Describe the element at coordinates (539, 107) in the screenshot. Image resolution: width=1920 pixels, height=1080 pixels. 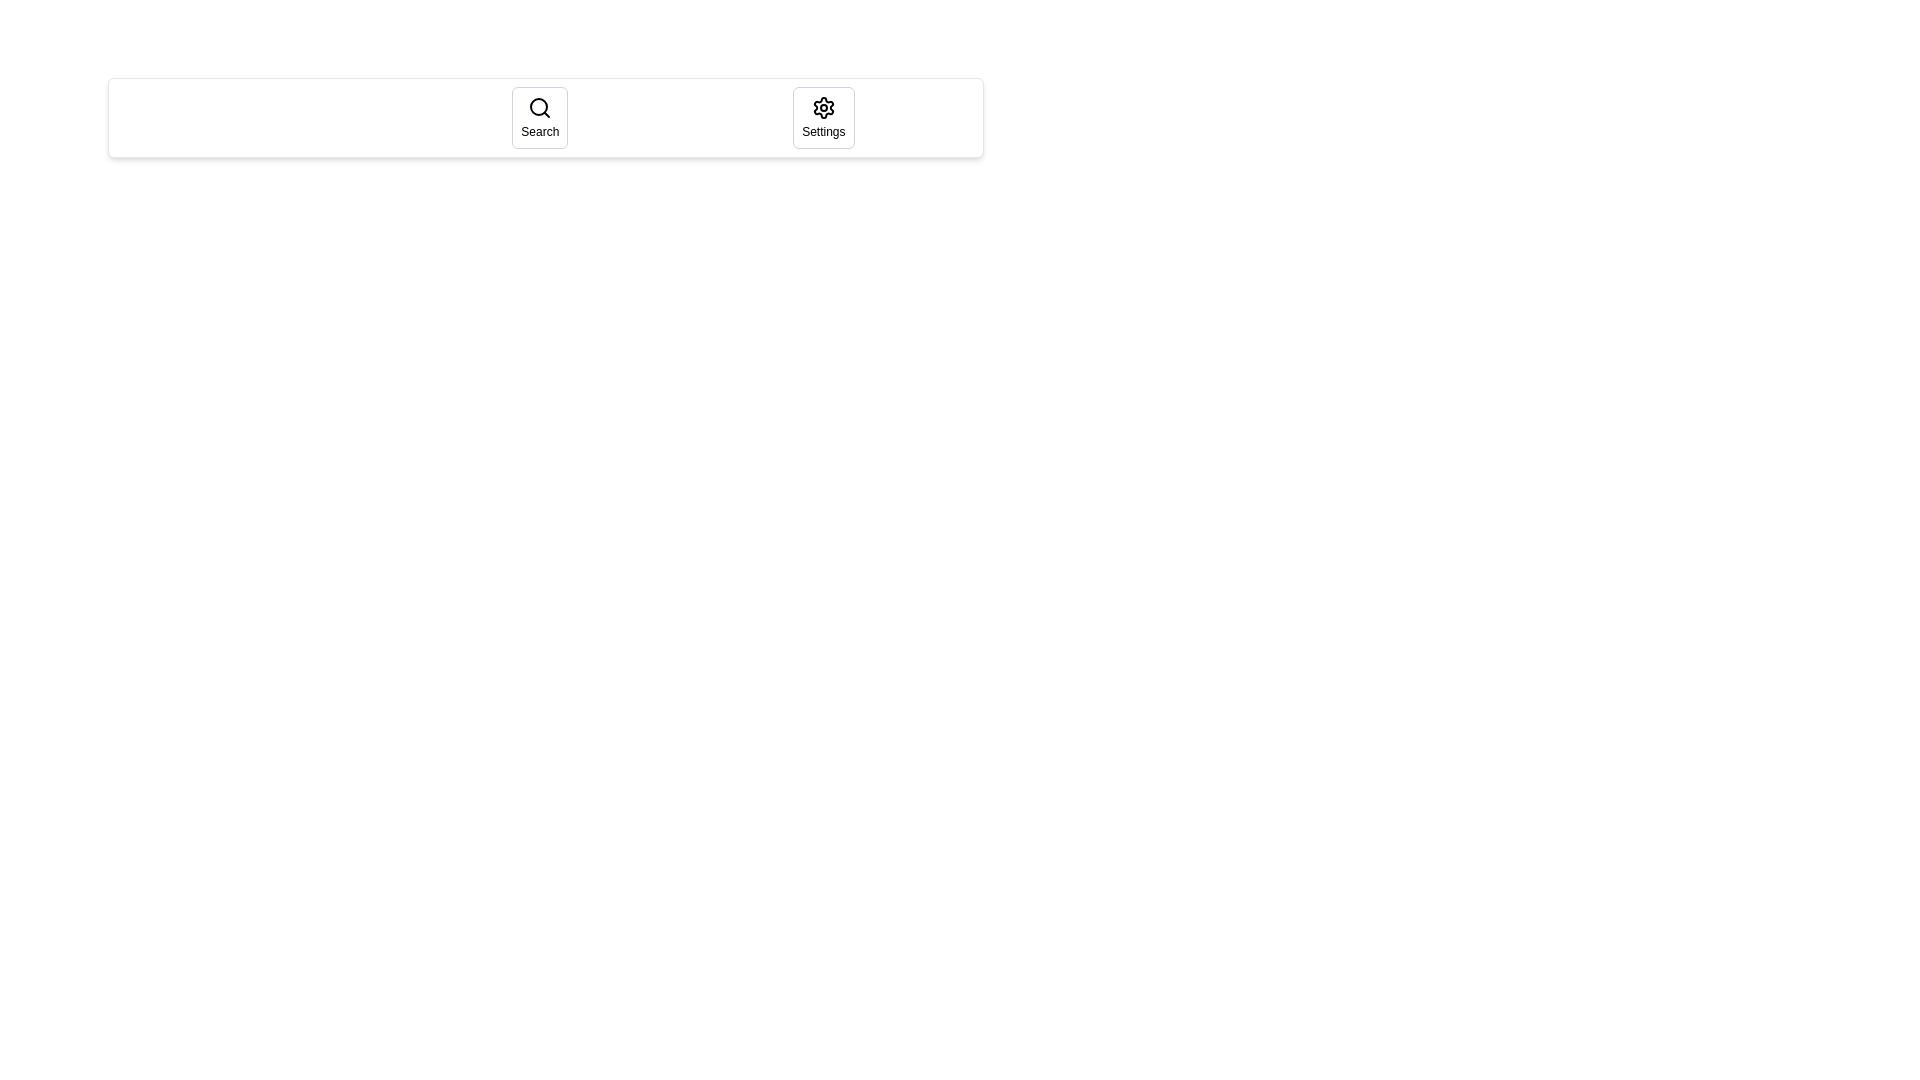
I see `the decorative circle in the magnifying glass icon, which is a circular component with a radius of 8 pixels, located at the specified center coordinates` at that location.